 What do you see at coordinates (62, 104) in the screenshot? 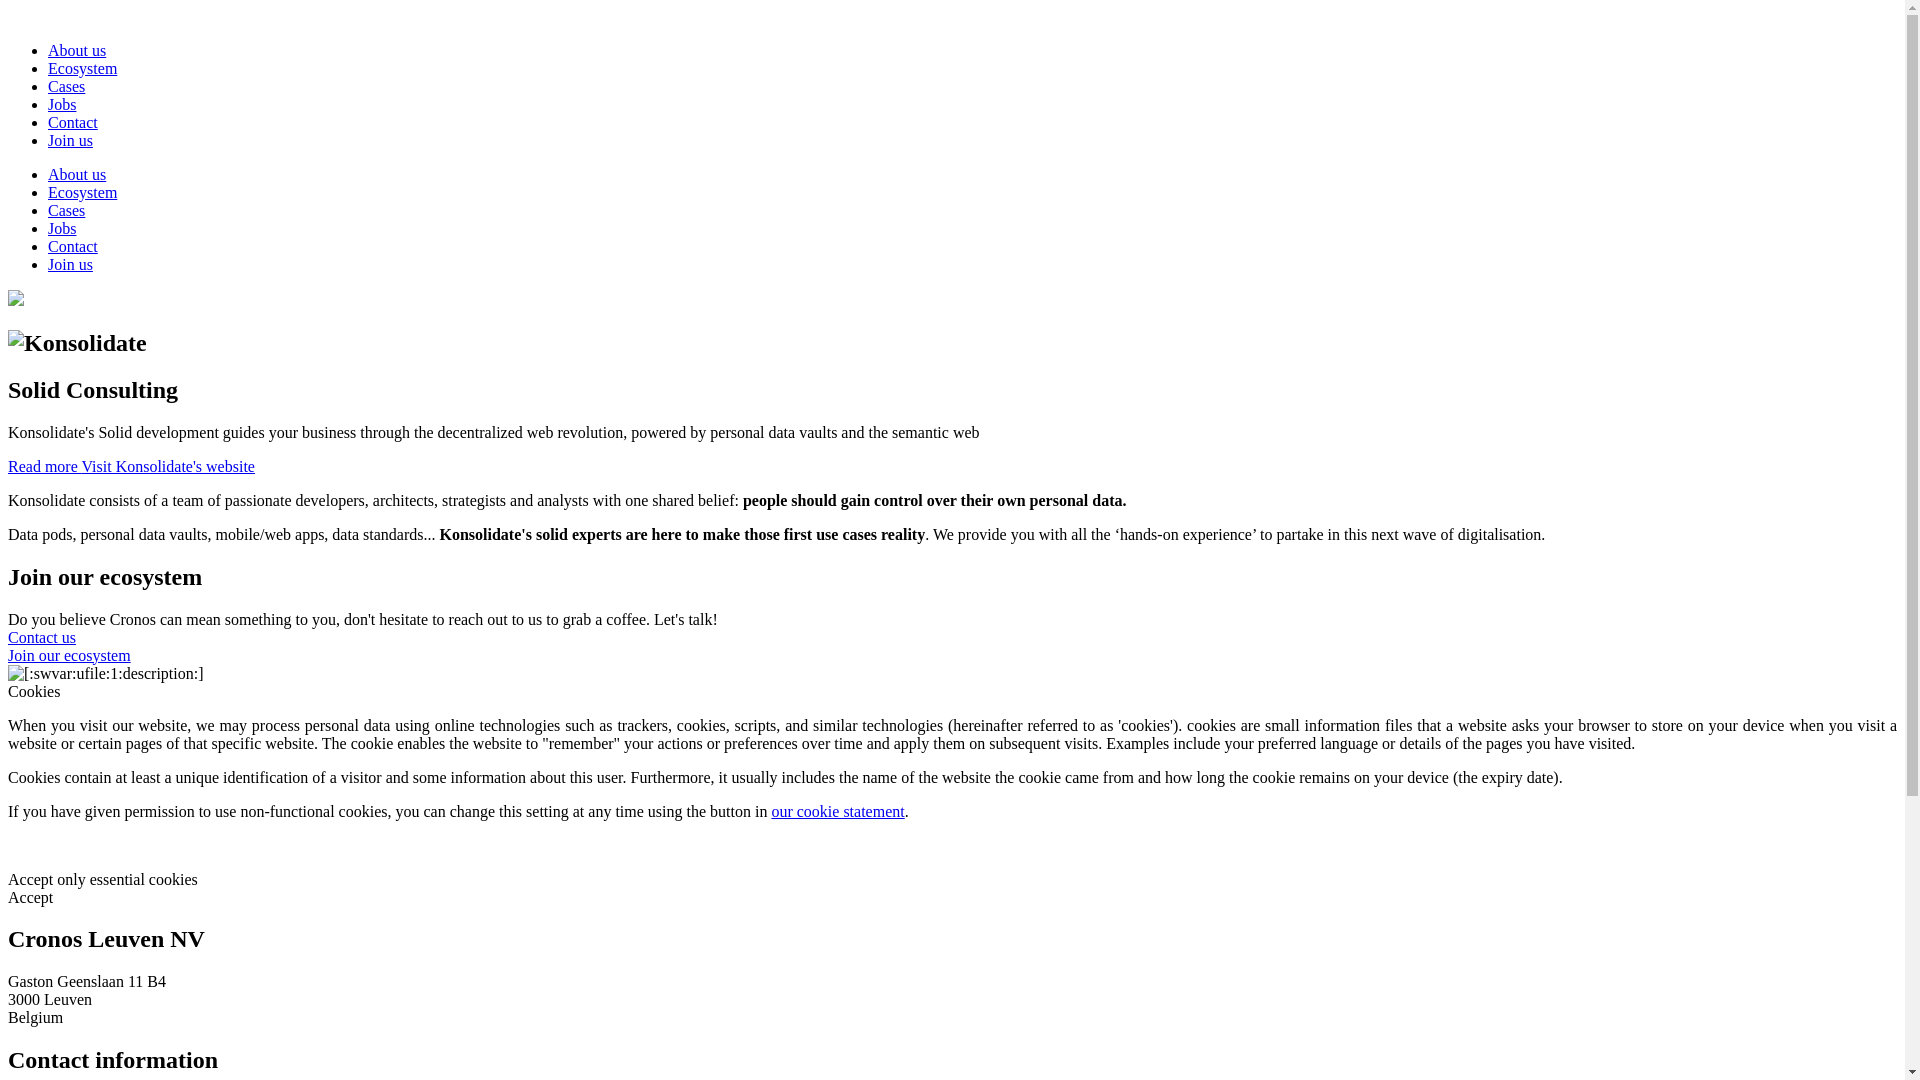
I see `'Jobs'` at bounding box center [62, 104].